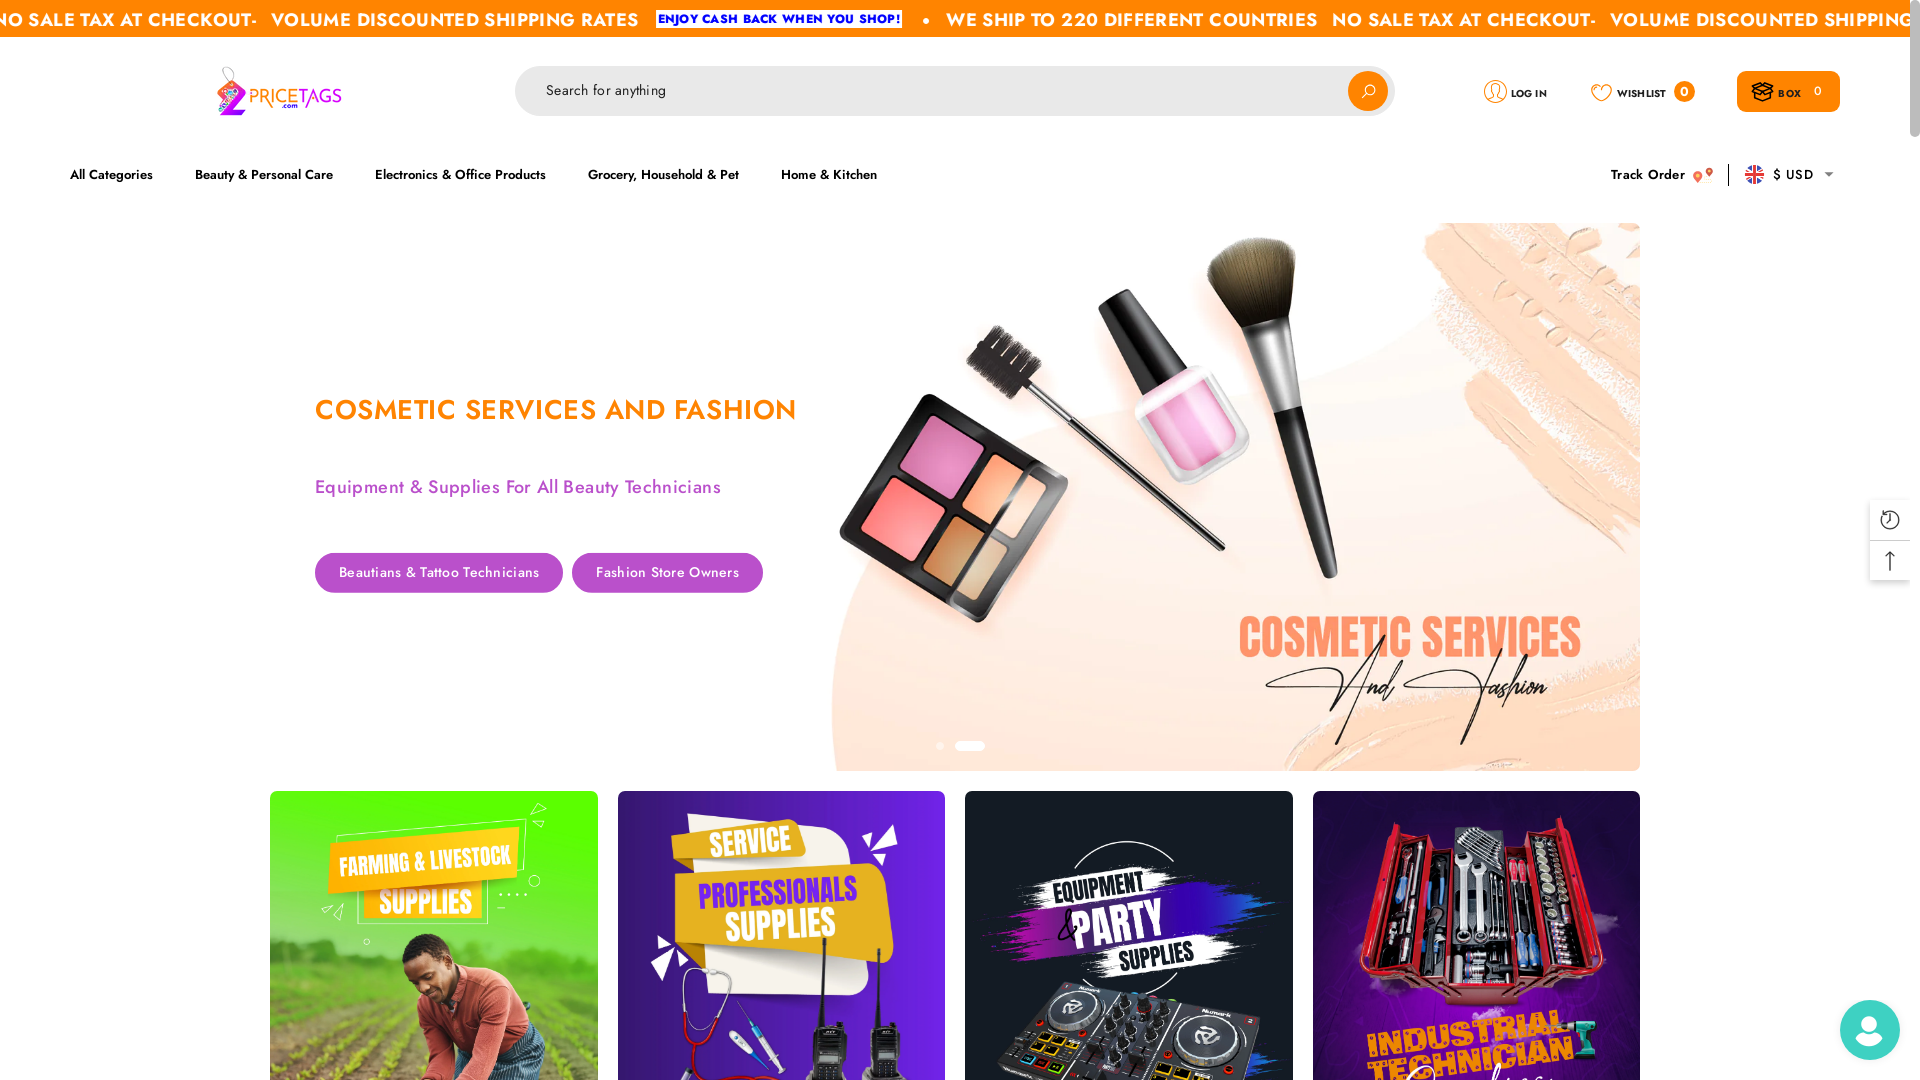  What do you see at coordinates (314, 612) in the screenshot?
I see `'Beautians & Tattoo Technicians'` at bounding box center [314, 612].